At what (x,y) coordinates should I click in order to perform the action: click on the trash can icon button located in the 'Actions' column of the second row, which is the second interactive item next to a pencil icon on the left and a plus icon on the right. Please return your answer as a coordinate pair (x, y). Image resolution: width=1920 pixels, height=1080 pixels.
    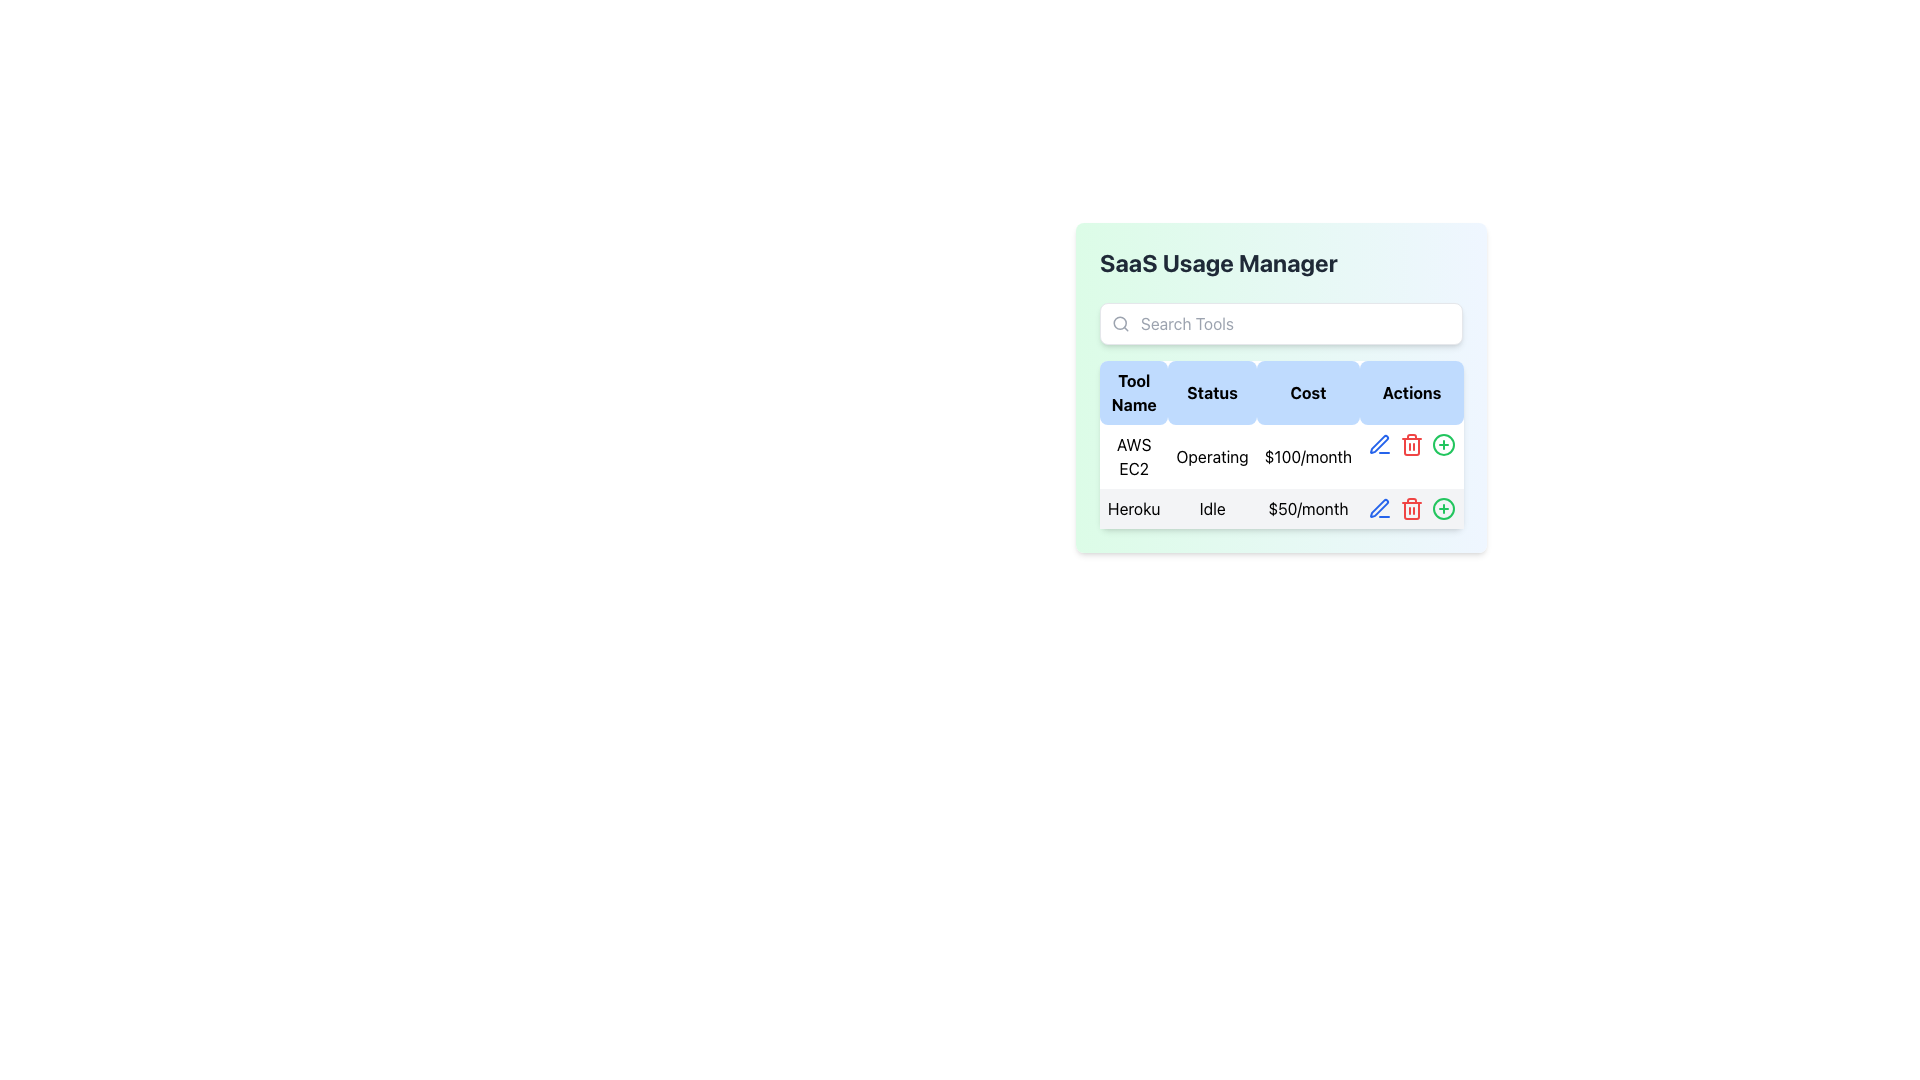
    Looking at the image, I should click on (1410, 443).